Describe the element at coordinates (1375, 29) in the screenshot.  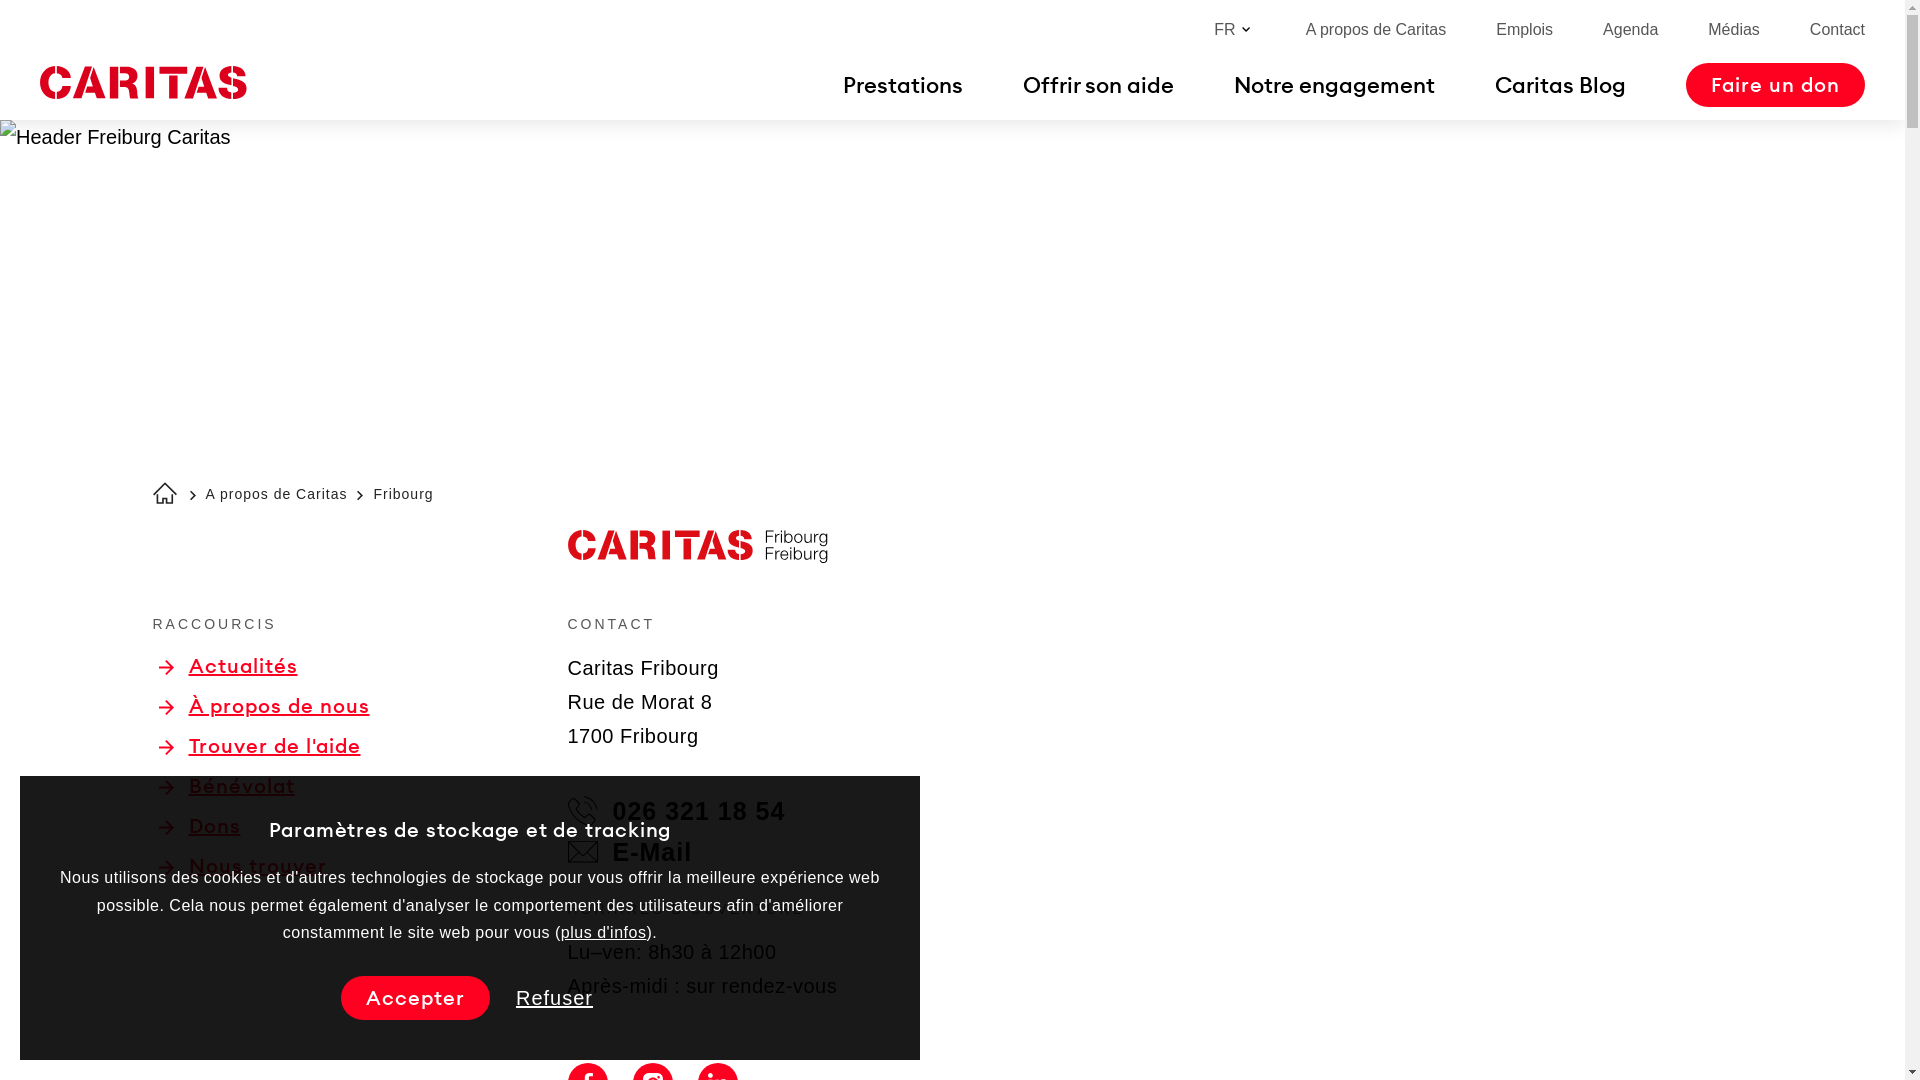
I see `'A propos de Caritas'` at that location.